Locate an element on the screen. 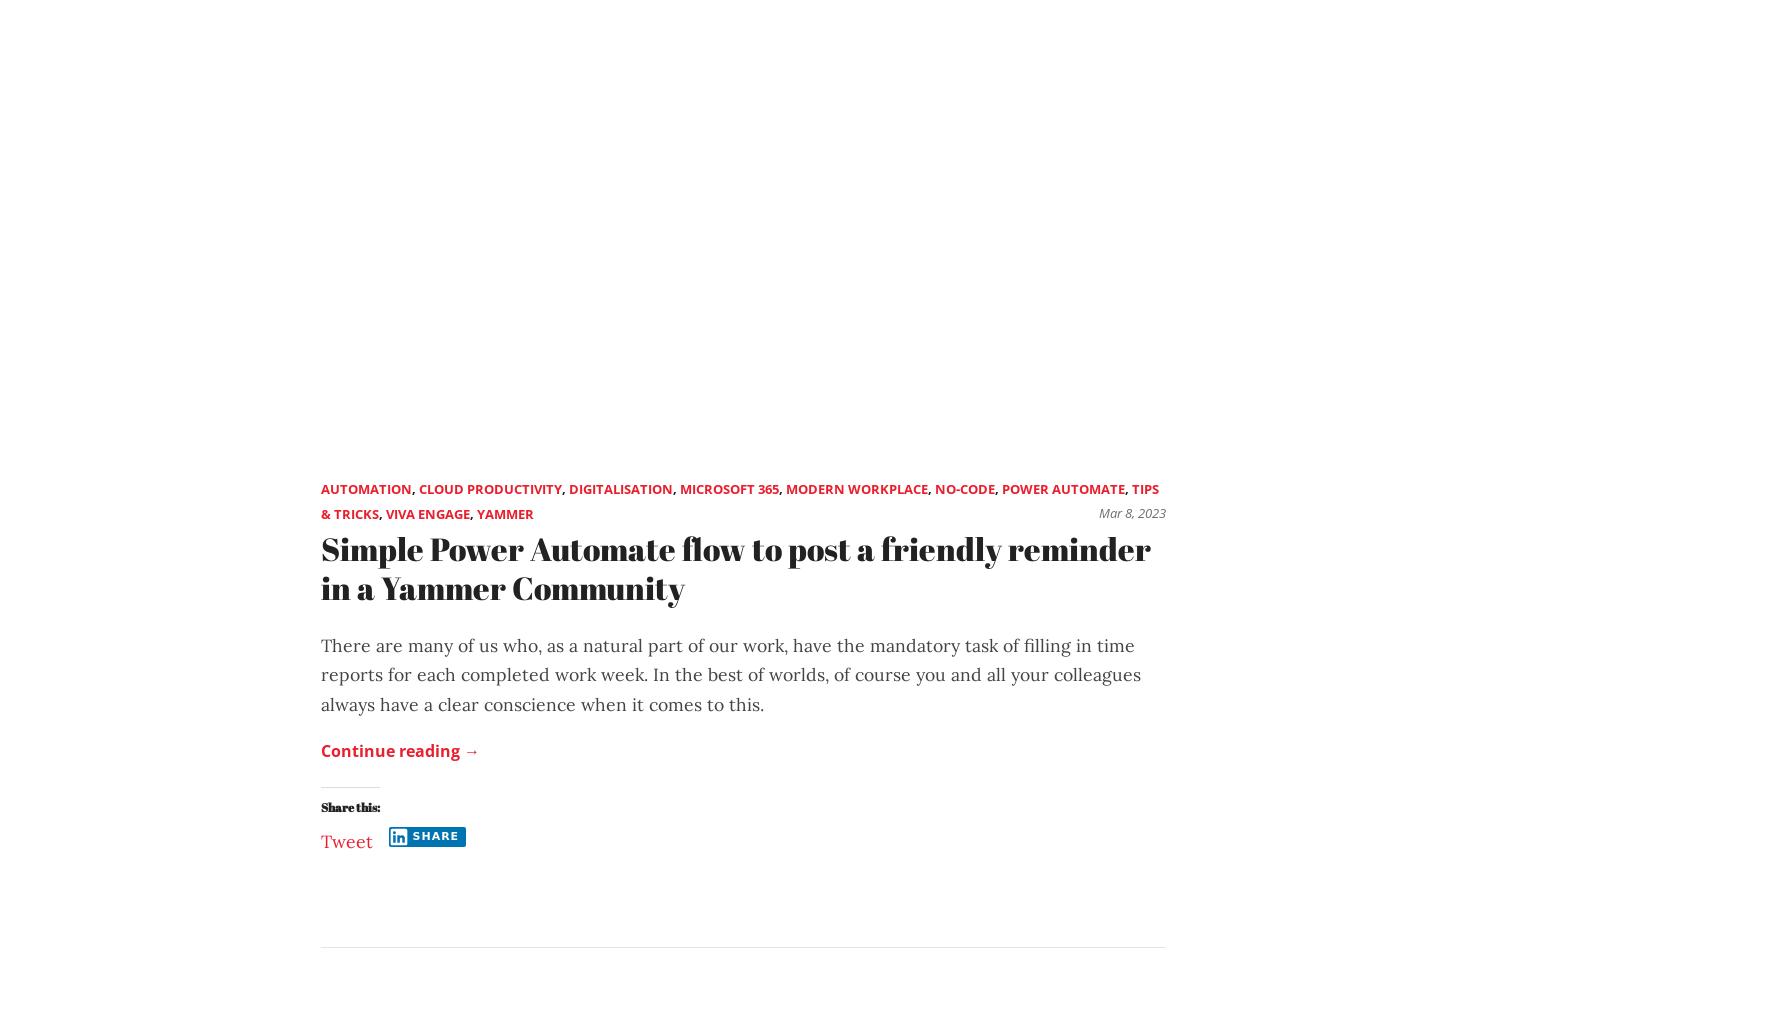  'Power Automate' is located at coordinates (1001, 488).